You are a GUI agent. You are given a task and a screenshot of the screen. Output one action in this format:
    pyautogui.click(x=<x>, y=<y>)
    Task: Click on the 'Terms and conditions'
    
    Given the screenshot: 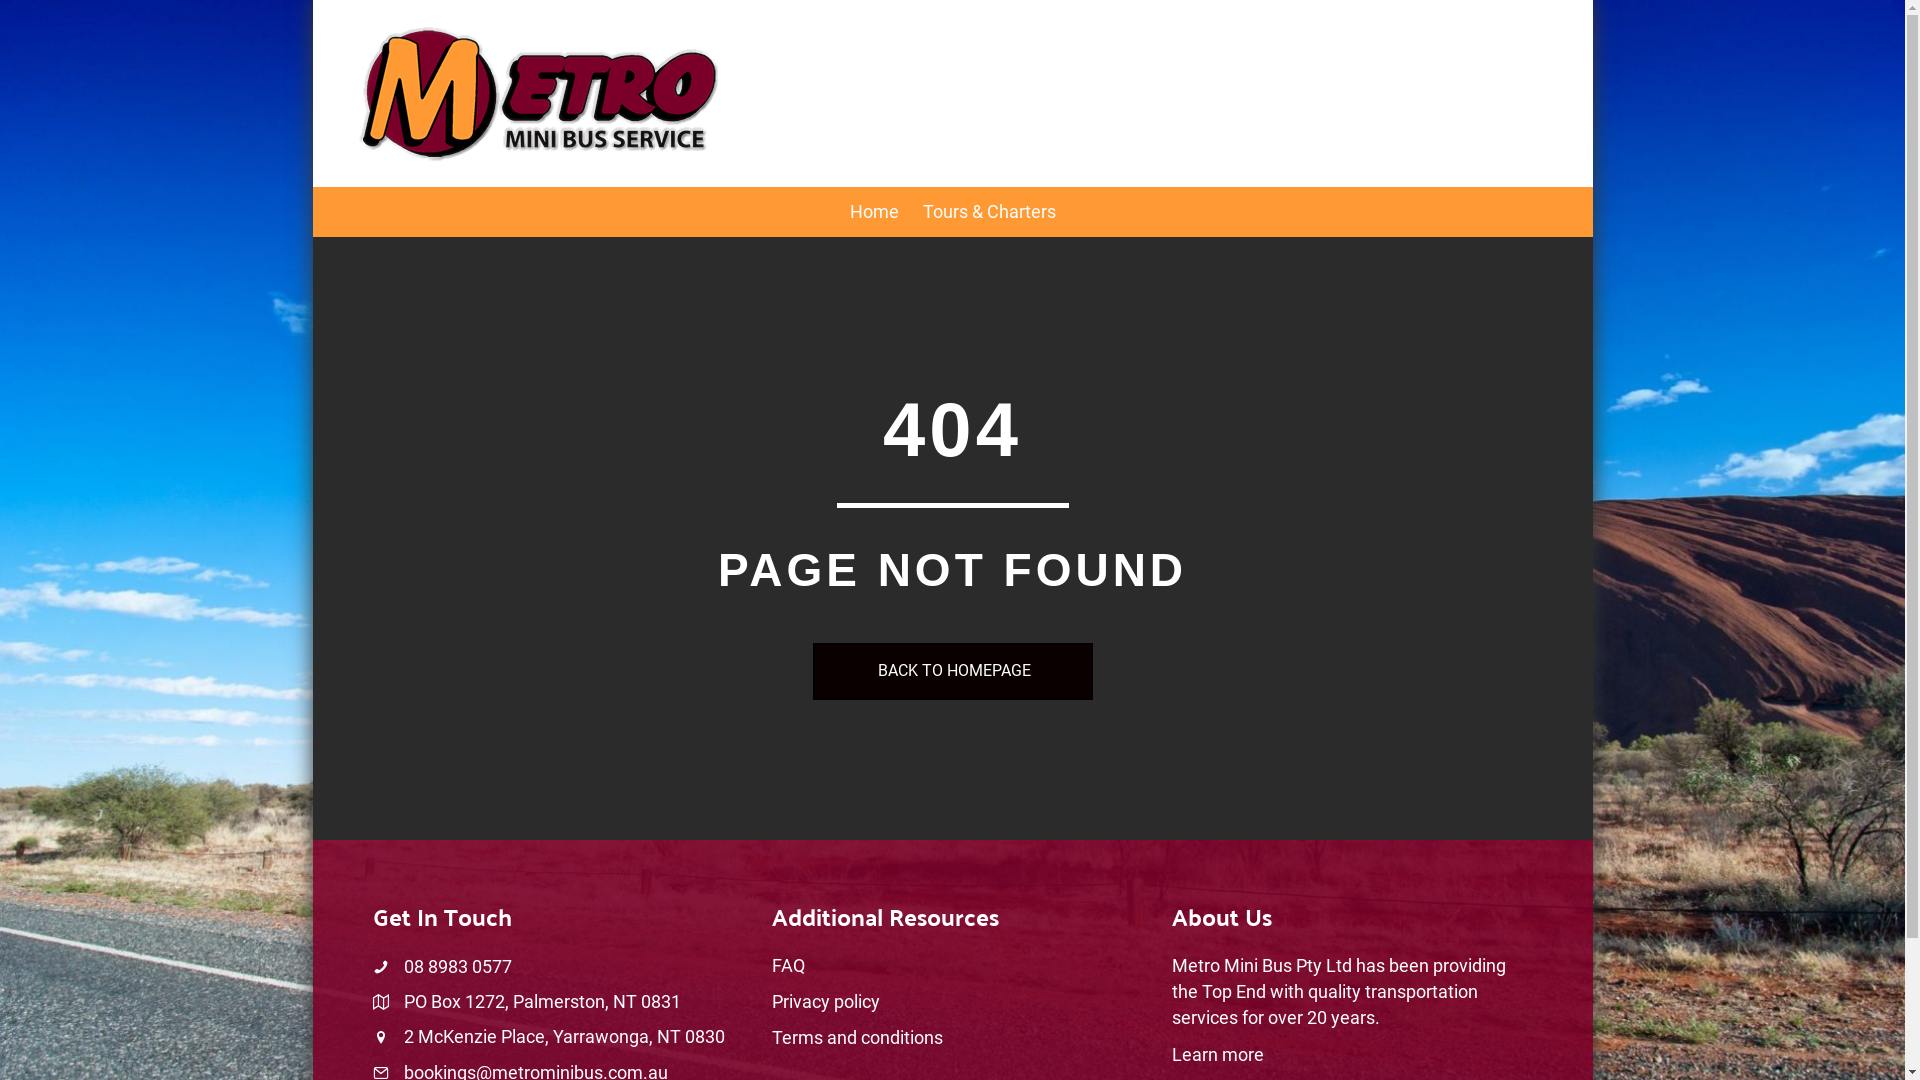 What is the action you would take?
    pyautogui.click(x=857, y=1036)
    